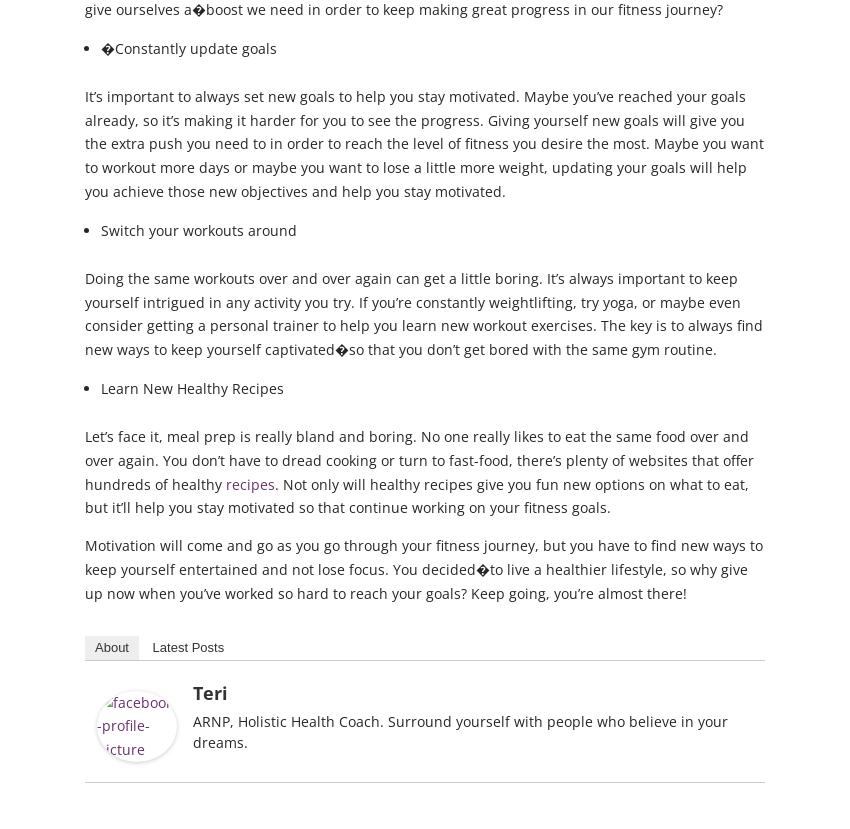 This screenshot has width=850, height=829. I want to click on 'Latest Posts', so click(187, 645).